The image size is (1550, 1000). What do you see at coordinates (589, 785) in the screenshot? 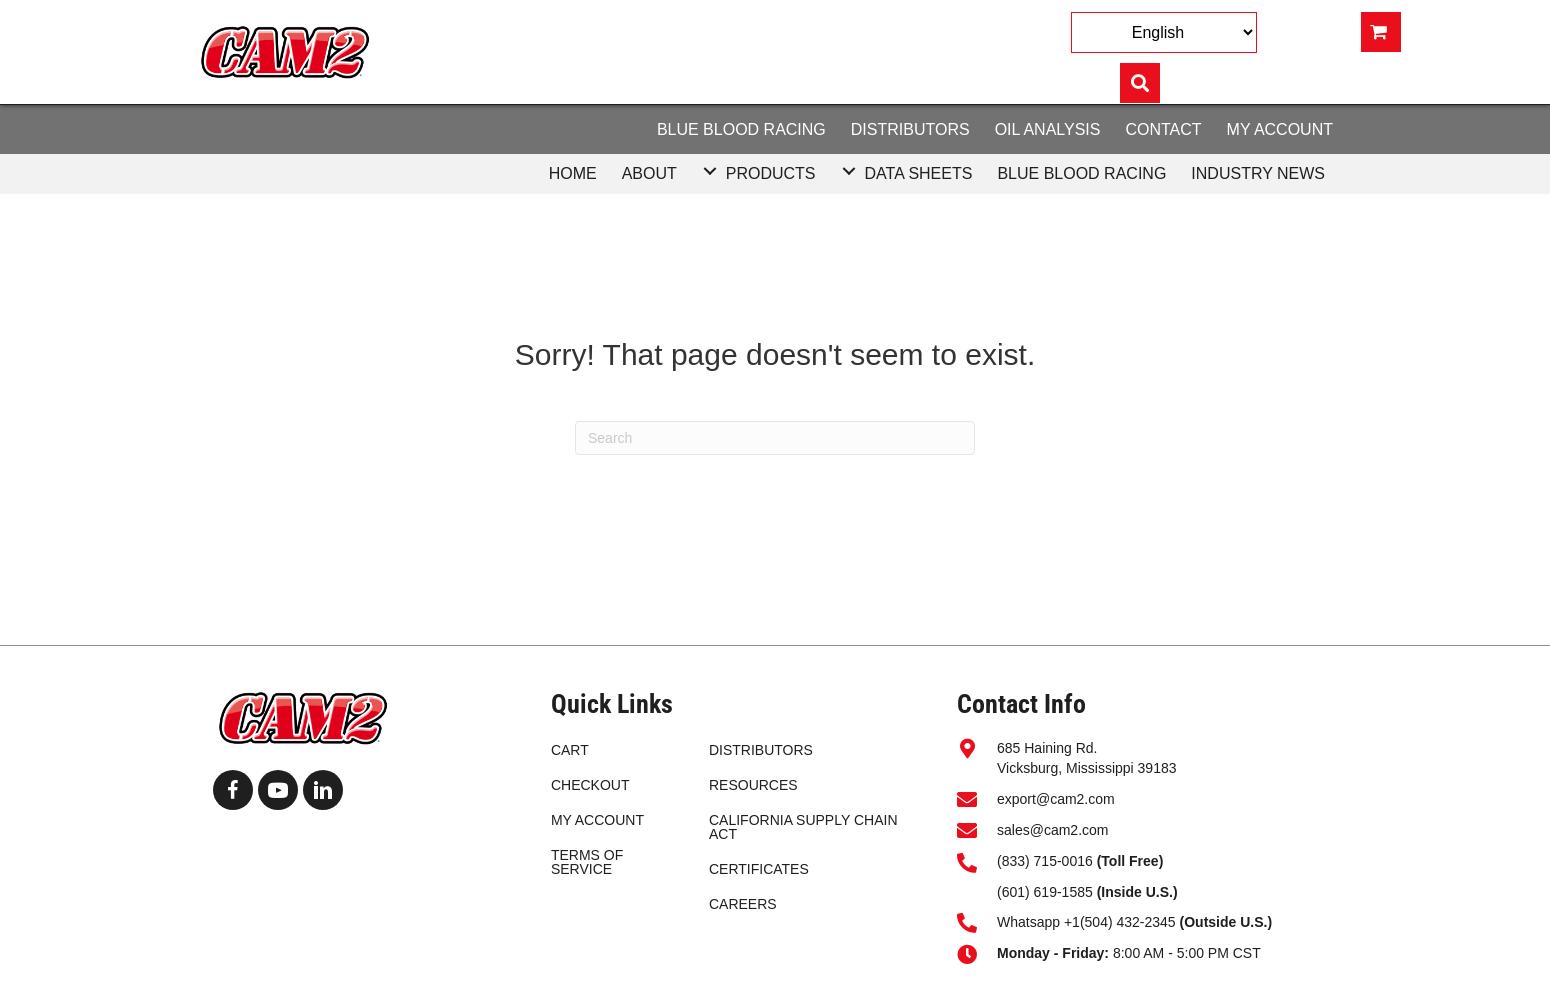
I see `'Checkout'` at bounding box center [589, 785].